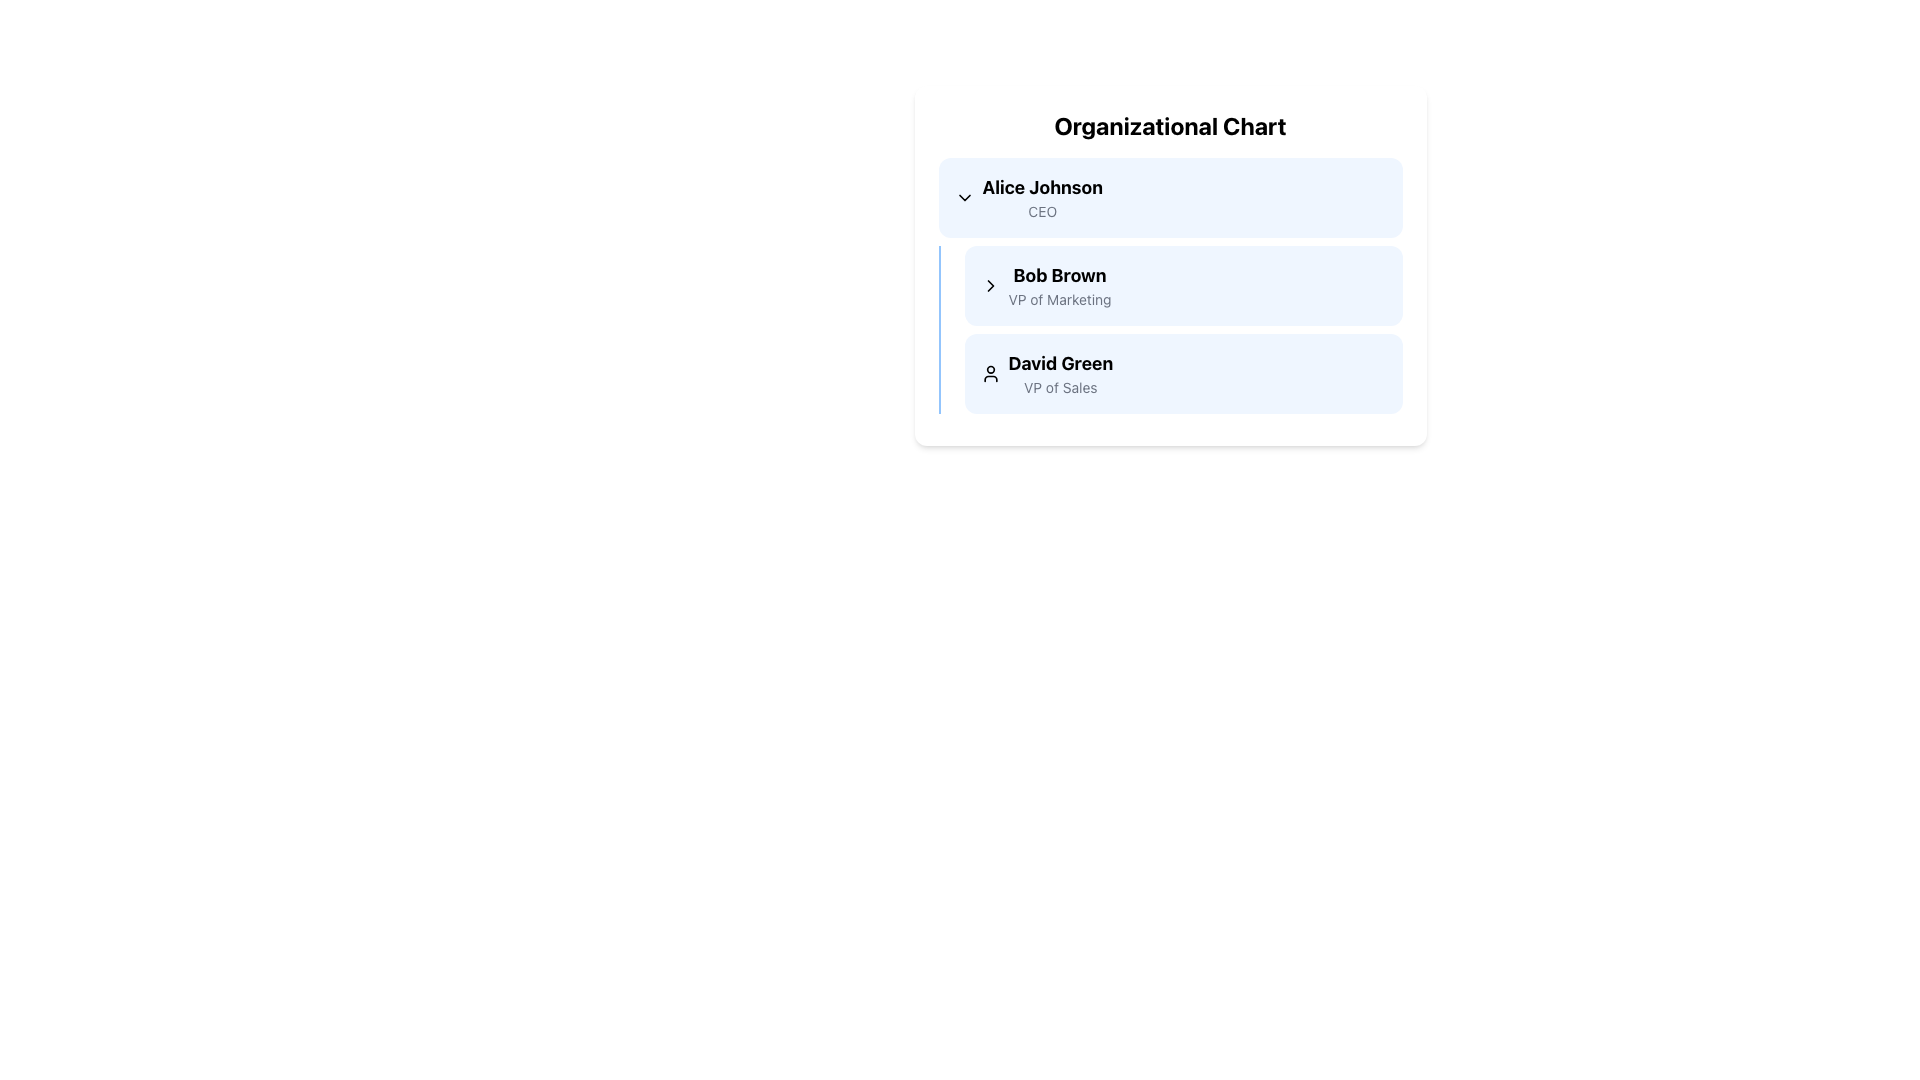 Image resolution: width=1920 pixels, height=1080 pixels. Describe the element at coordinates (1183, 285) in the screenshot. I see `the Complex UI component labeled 'Bob Brown'` at that location.